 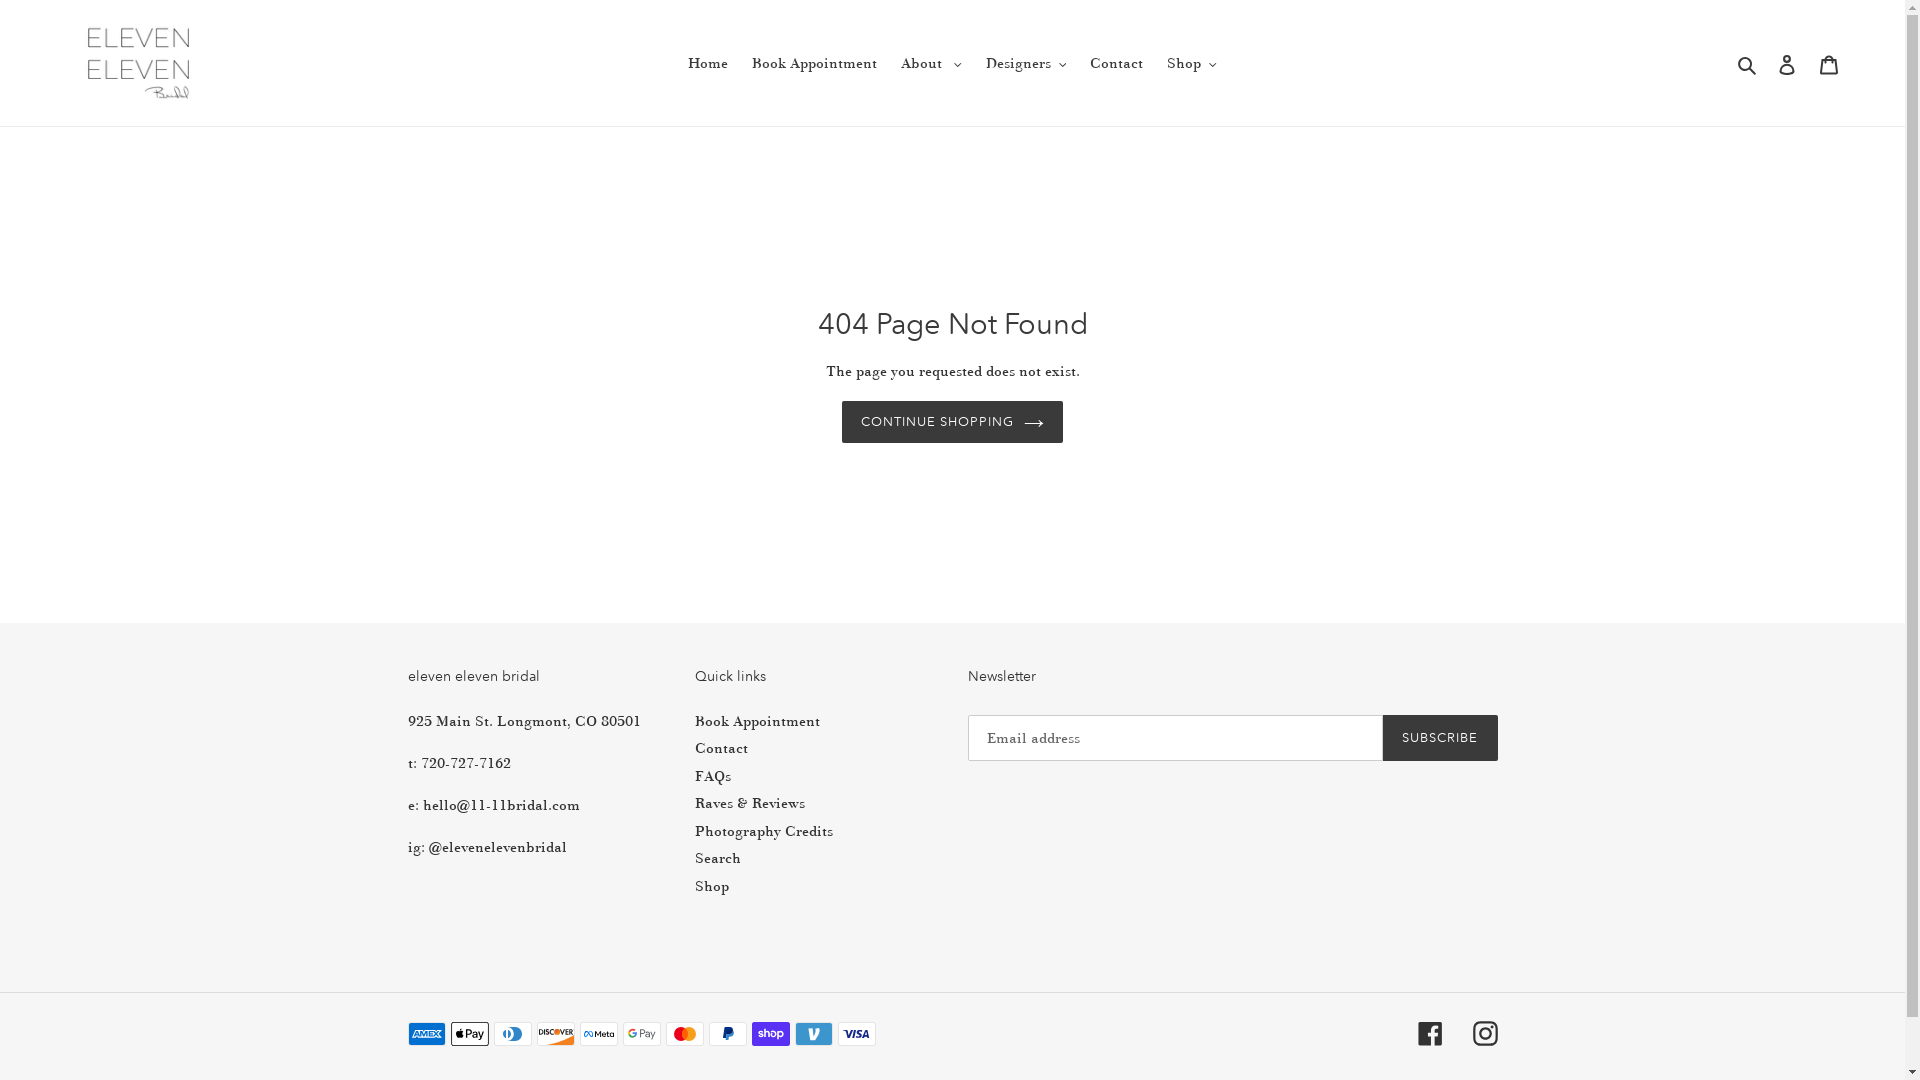 What do you see at coordinates (1440, 737) in the screenshot?
I see `'SUBSCRIBE'` at bounding box center [1440, 737].